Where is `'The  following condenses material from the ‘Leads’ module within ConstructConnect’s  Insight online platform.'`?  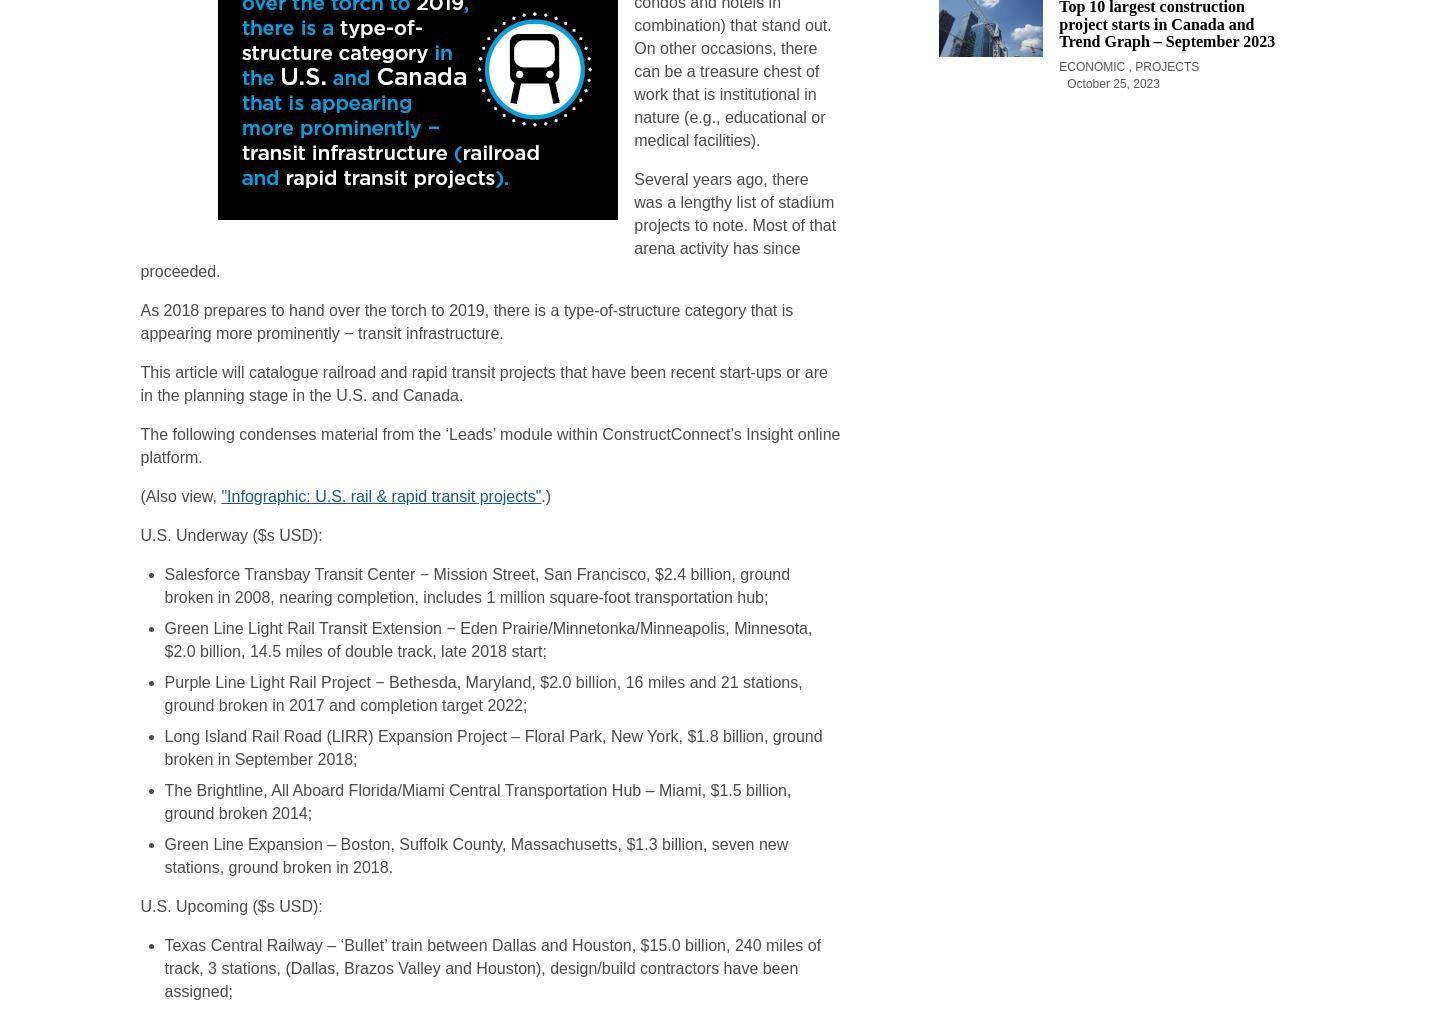 'The  following condenses material from the ‘Leads’ module within ConstructConnect’s  Insight online platform.' is located at coordinates (490, 445).